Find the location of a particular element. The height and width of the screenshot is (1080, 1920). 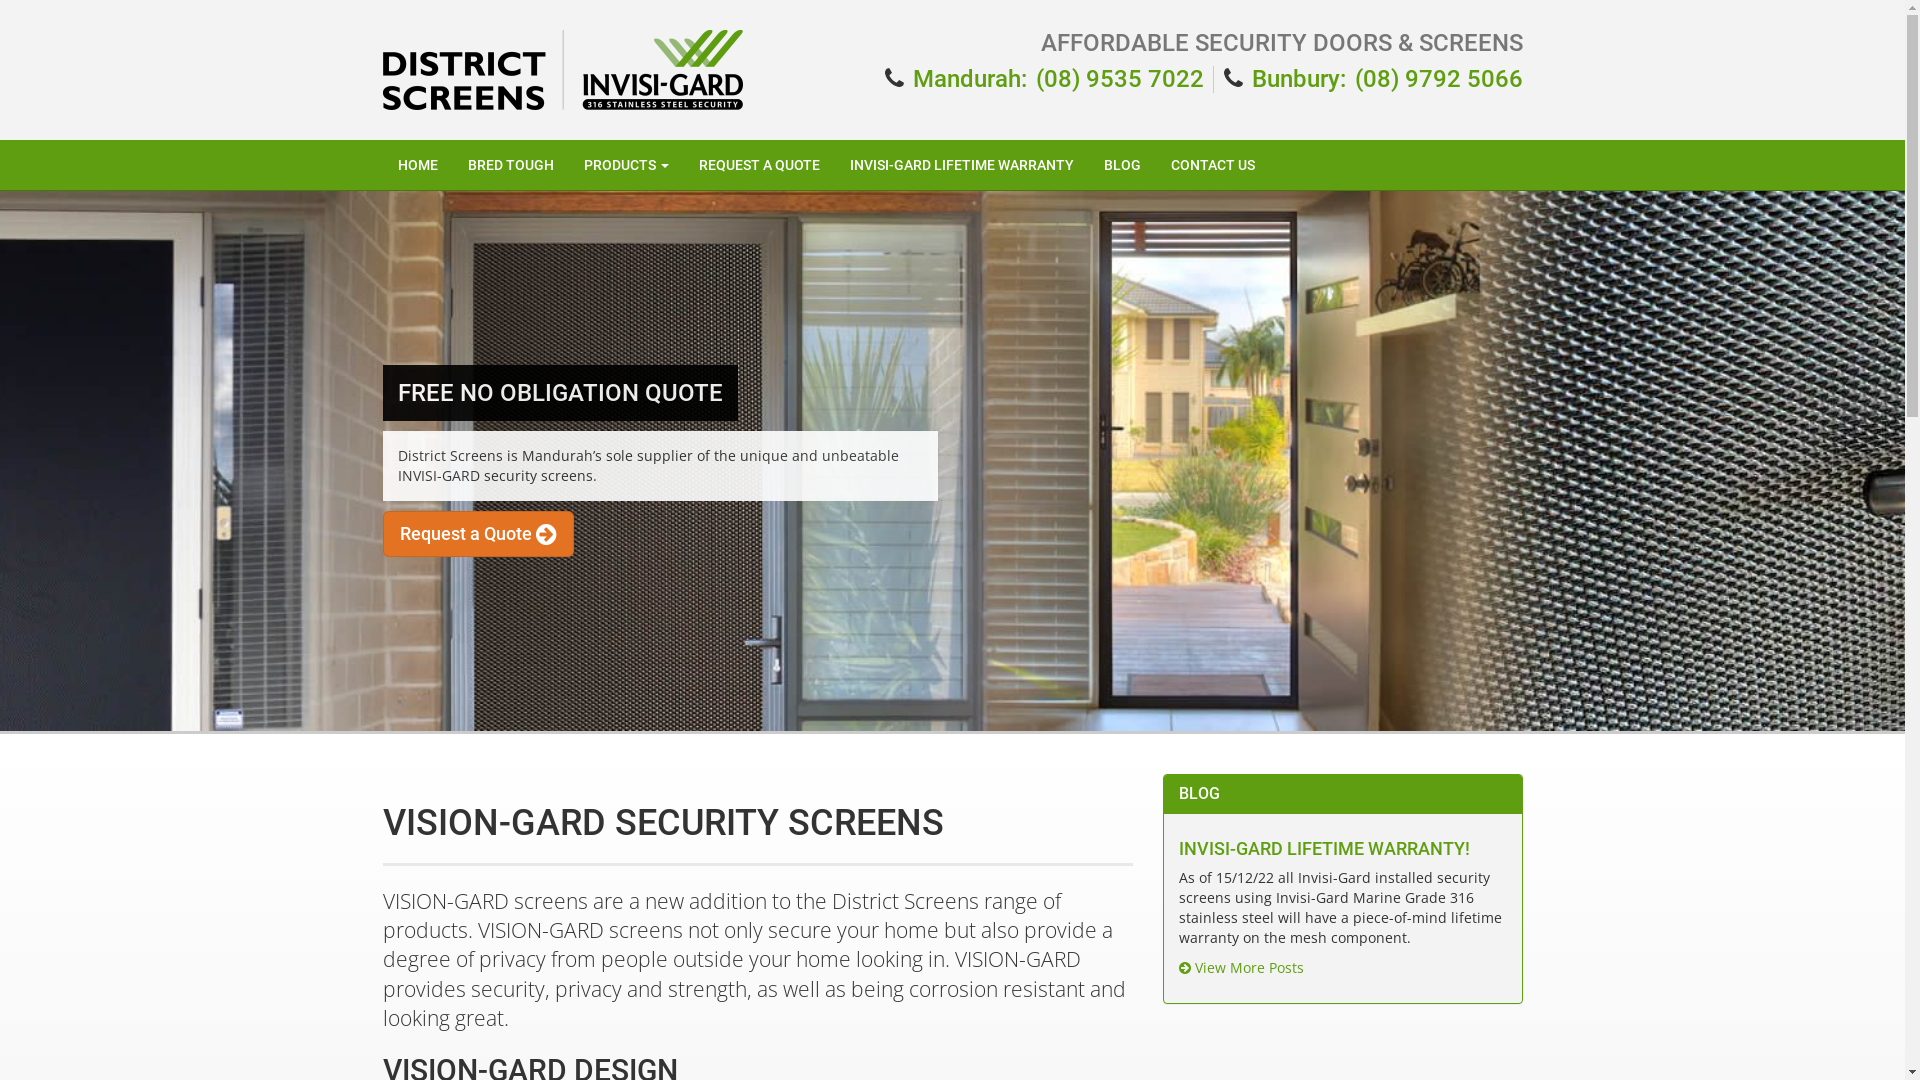

'HOME' is located at coordinates (416, 164).